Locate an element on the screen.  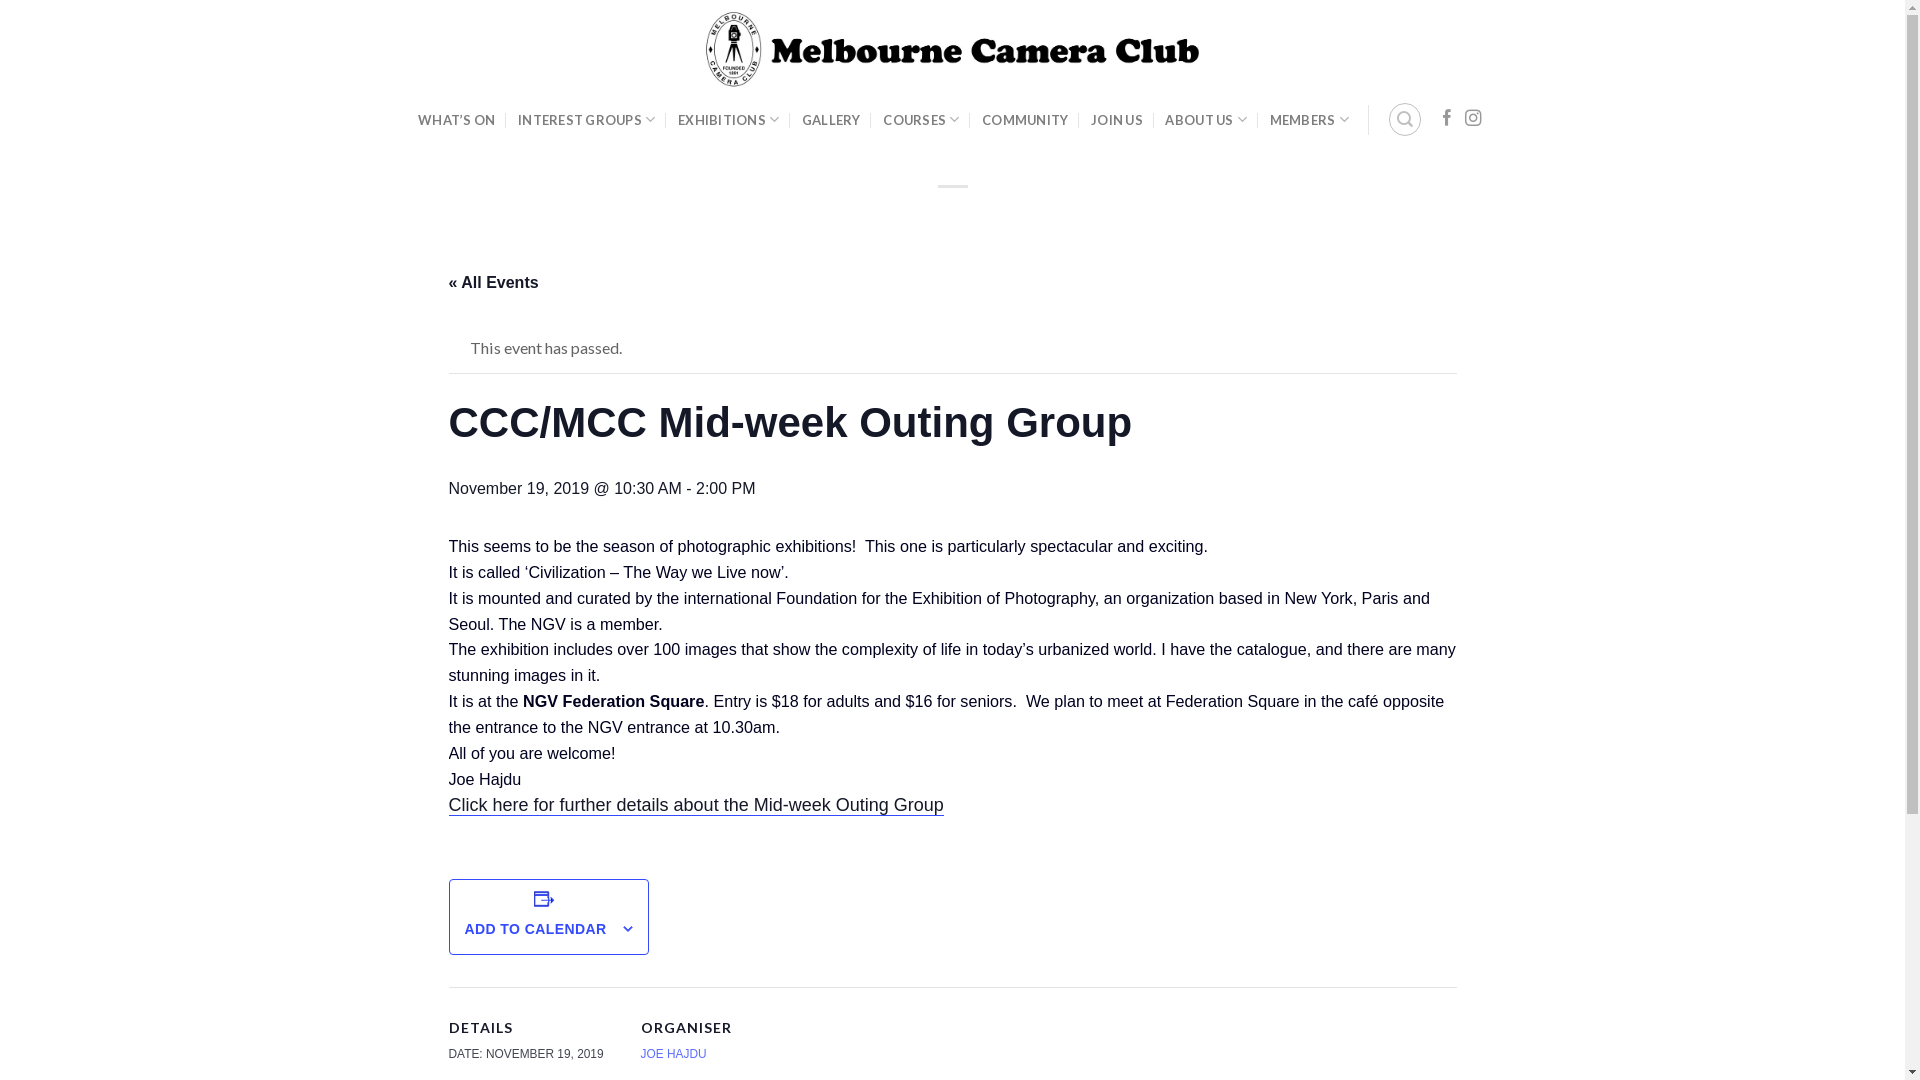
'GALLERY' is located at coordinates (831, 119).